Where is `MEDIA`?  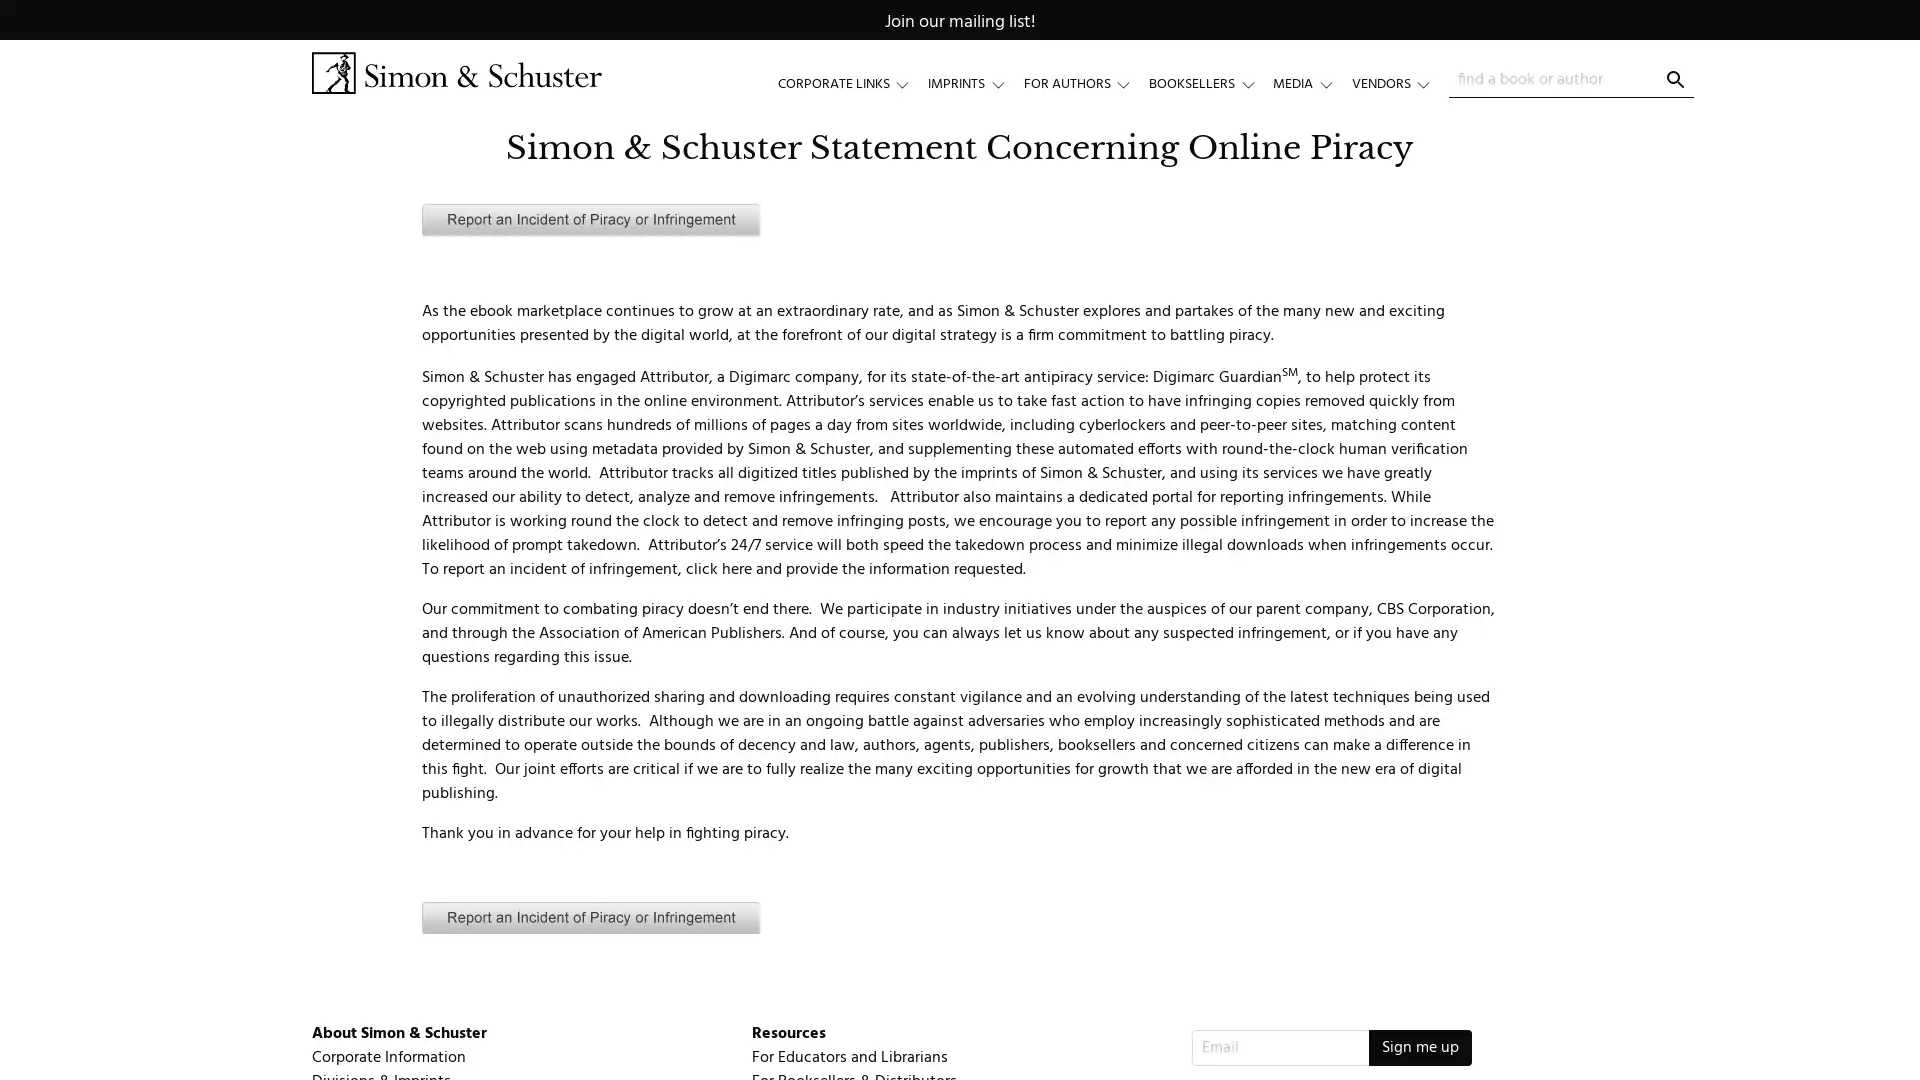
MEDIA is located at coordinates (1311, 83).